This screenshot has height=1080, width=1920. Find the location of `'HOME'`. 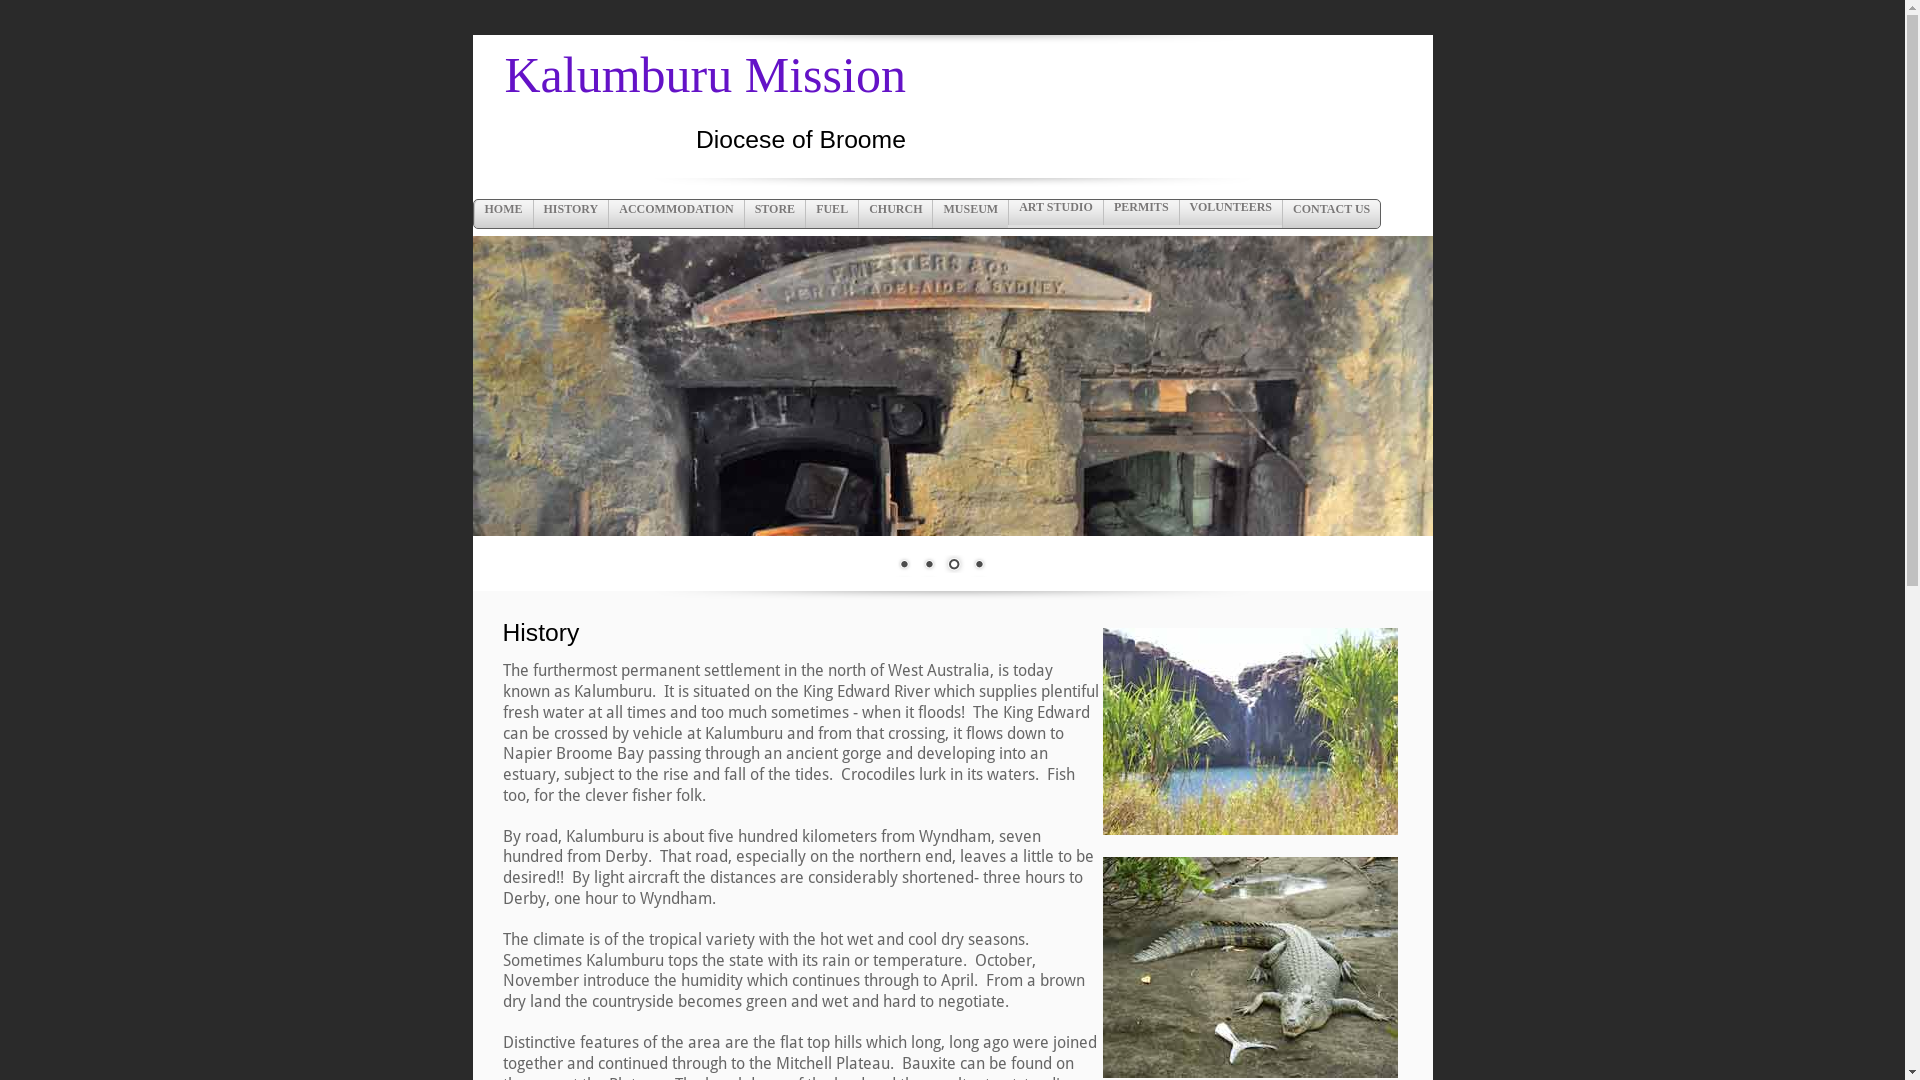

'HOME' is located at coordinates (503, 213).